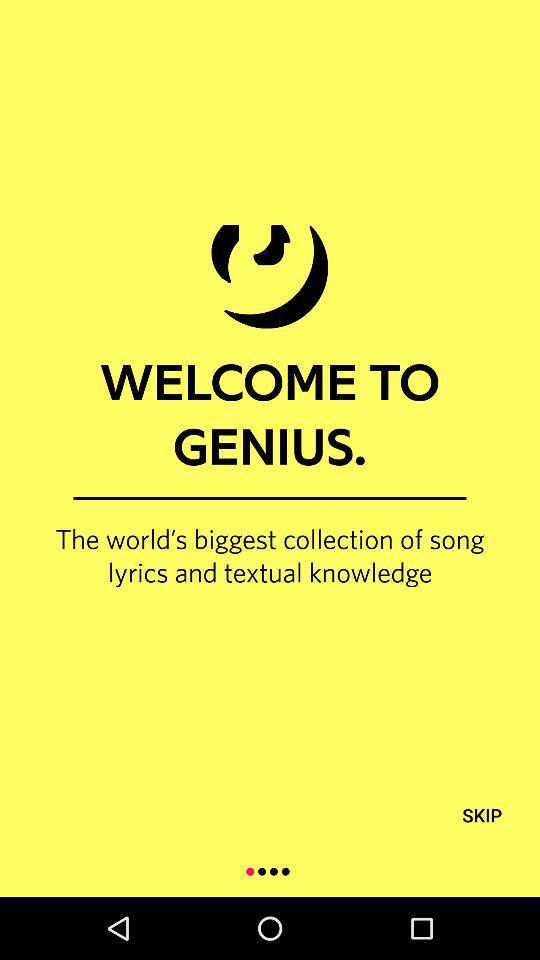 The width and height of the screenshot is (540, 960). What do you see at coordinates (481, 815) in the screenshot?
I see `the skip` at bounding box center [481, 815].